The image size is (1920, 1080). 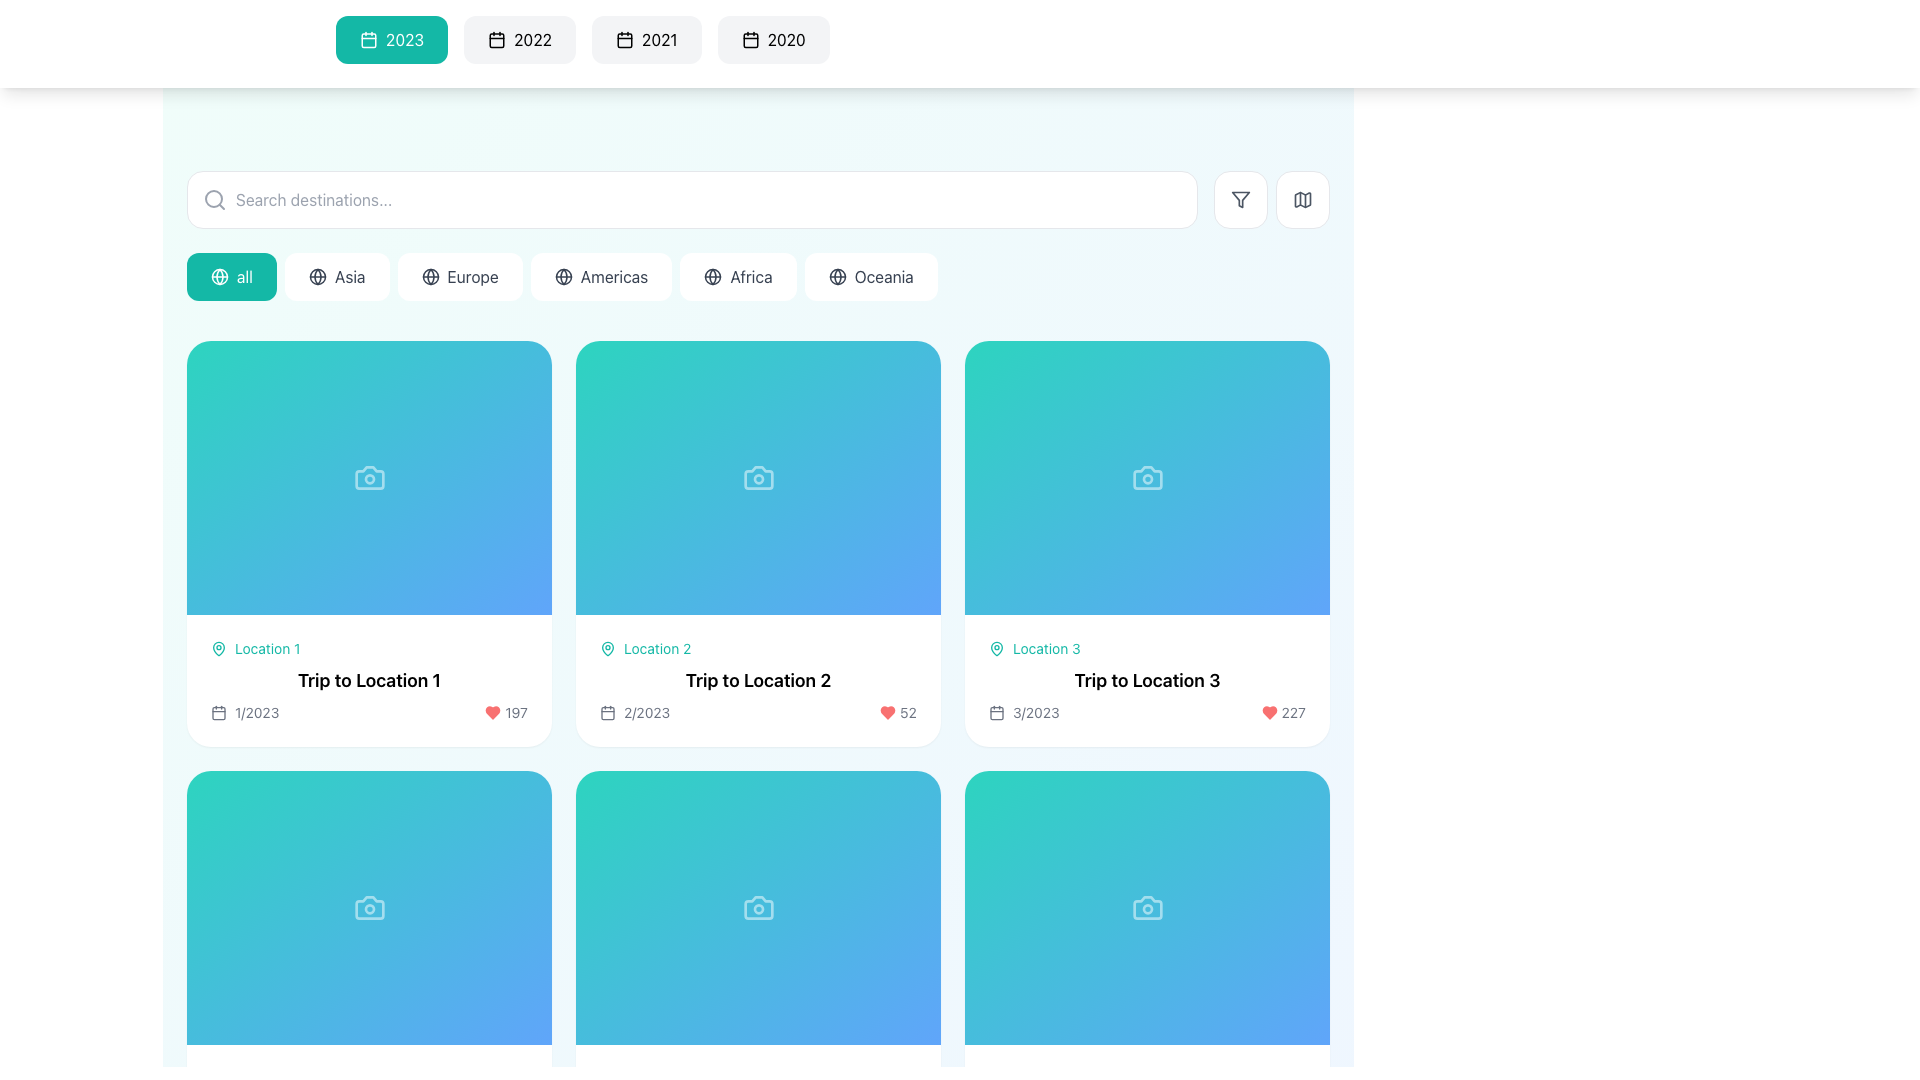 I want to click on the 'Europe' filter button, which is a compact button with a white background and a globe icon, positioned between 'Asia' and 'Americas' in the top section of the application, so click(x=459, y=277).